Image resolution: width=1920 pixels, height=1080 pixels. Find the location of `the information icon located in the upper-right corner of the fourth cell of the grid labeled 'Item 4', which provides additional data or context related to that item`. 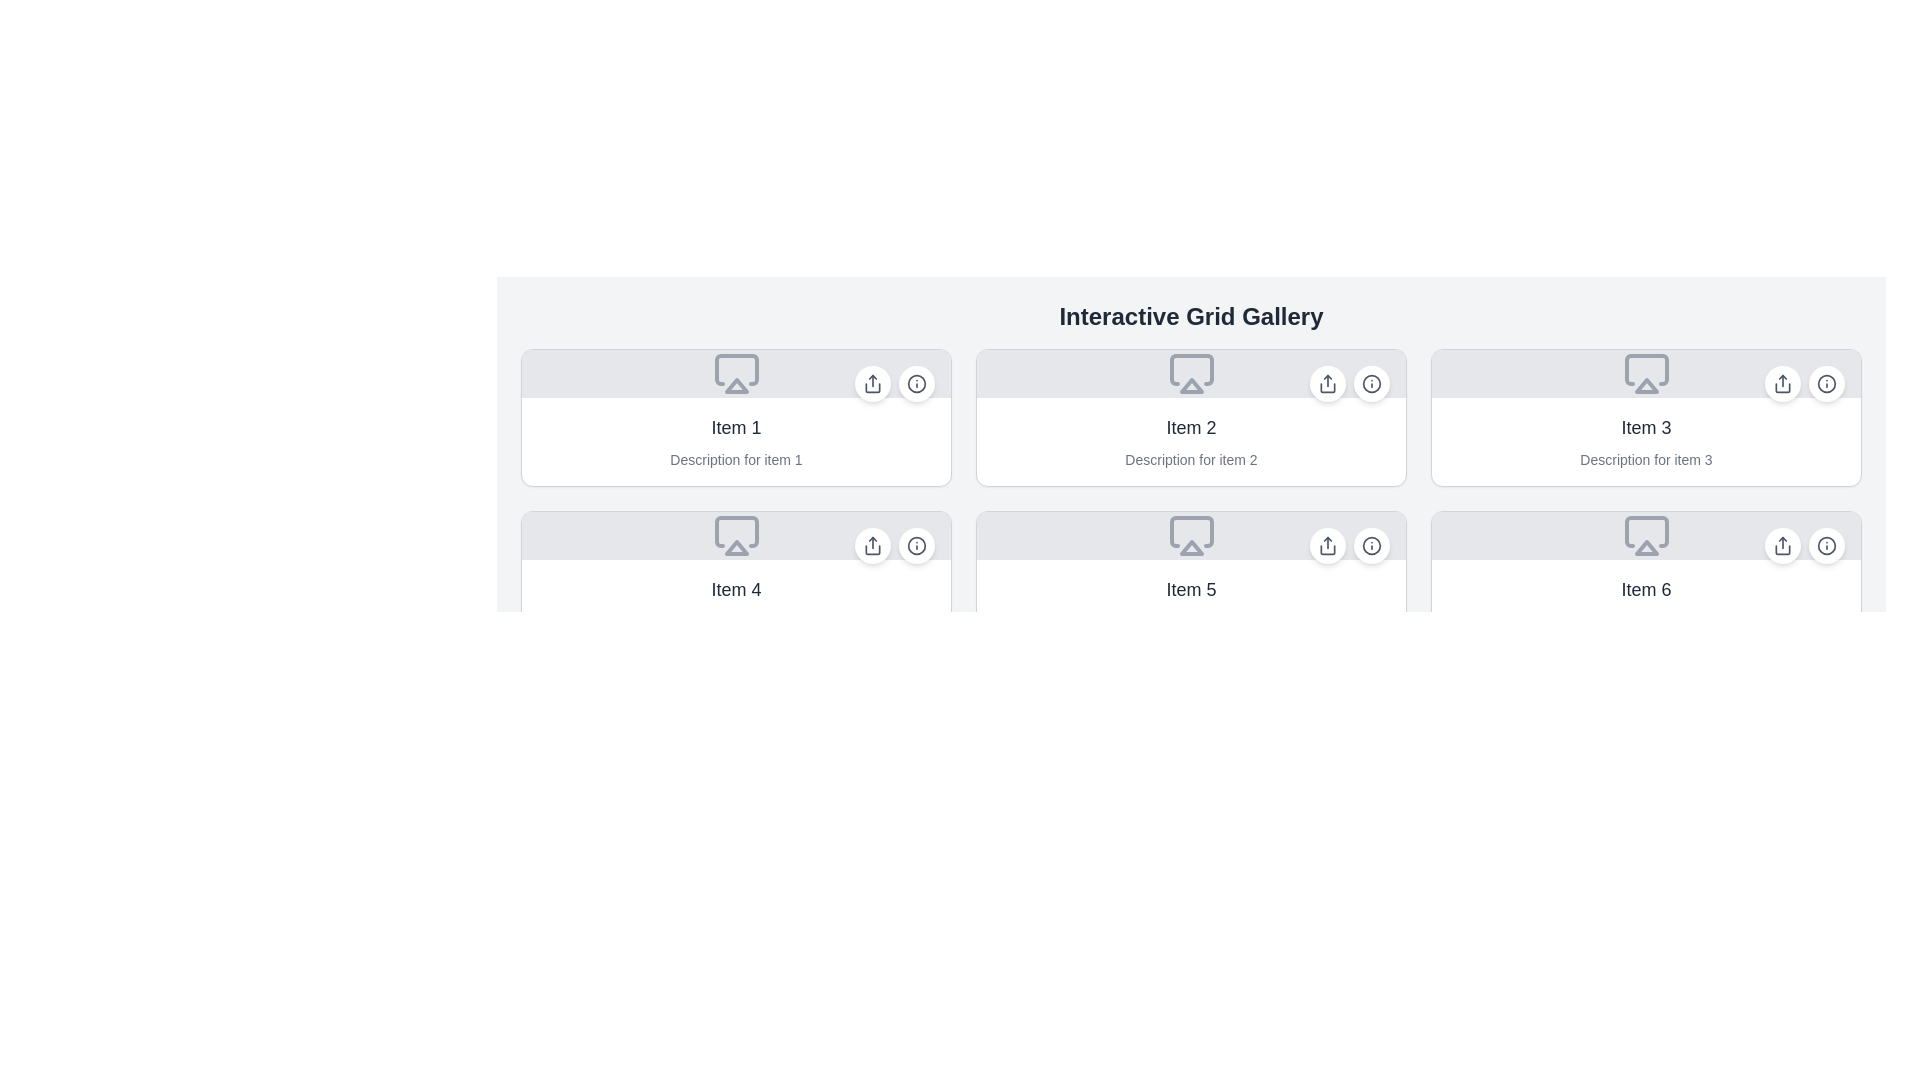

the information icon located in the upper-right corner of the fourth cell of the grid labeled 'Item 4', which provides additional data or context related to that item is located at coordinates (915, 546).